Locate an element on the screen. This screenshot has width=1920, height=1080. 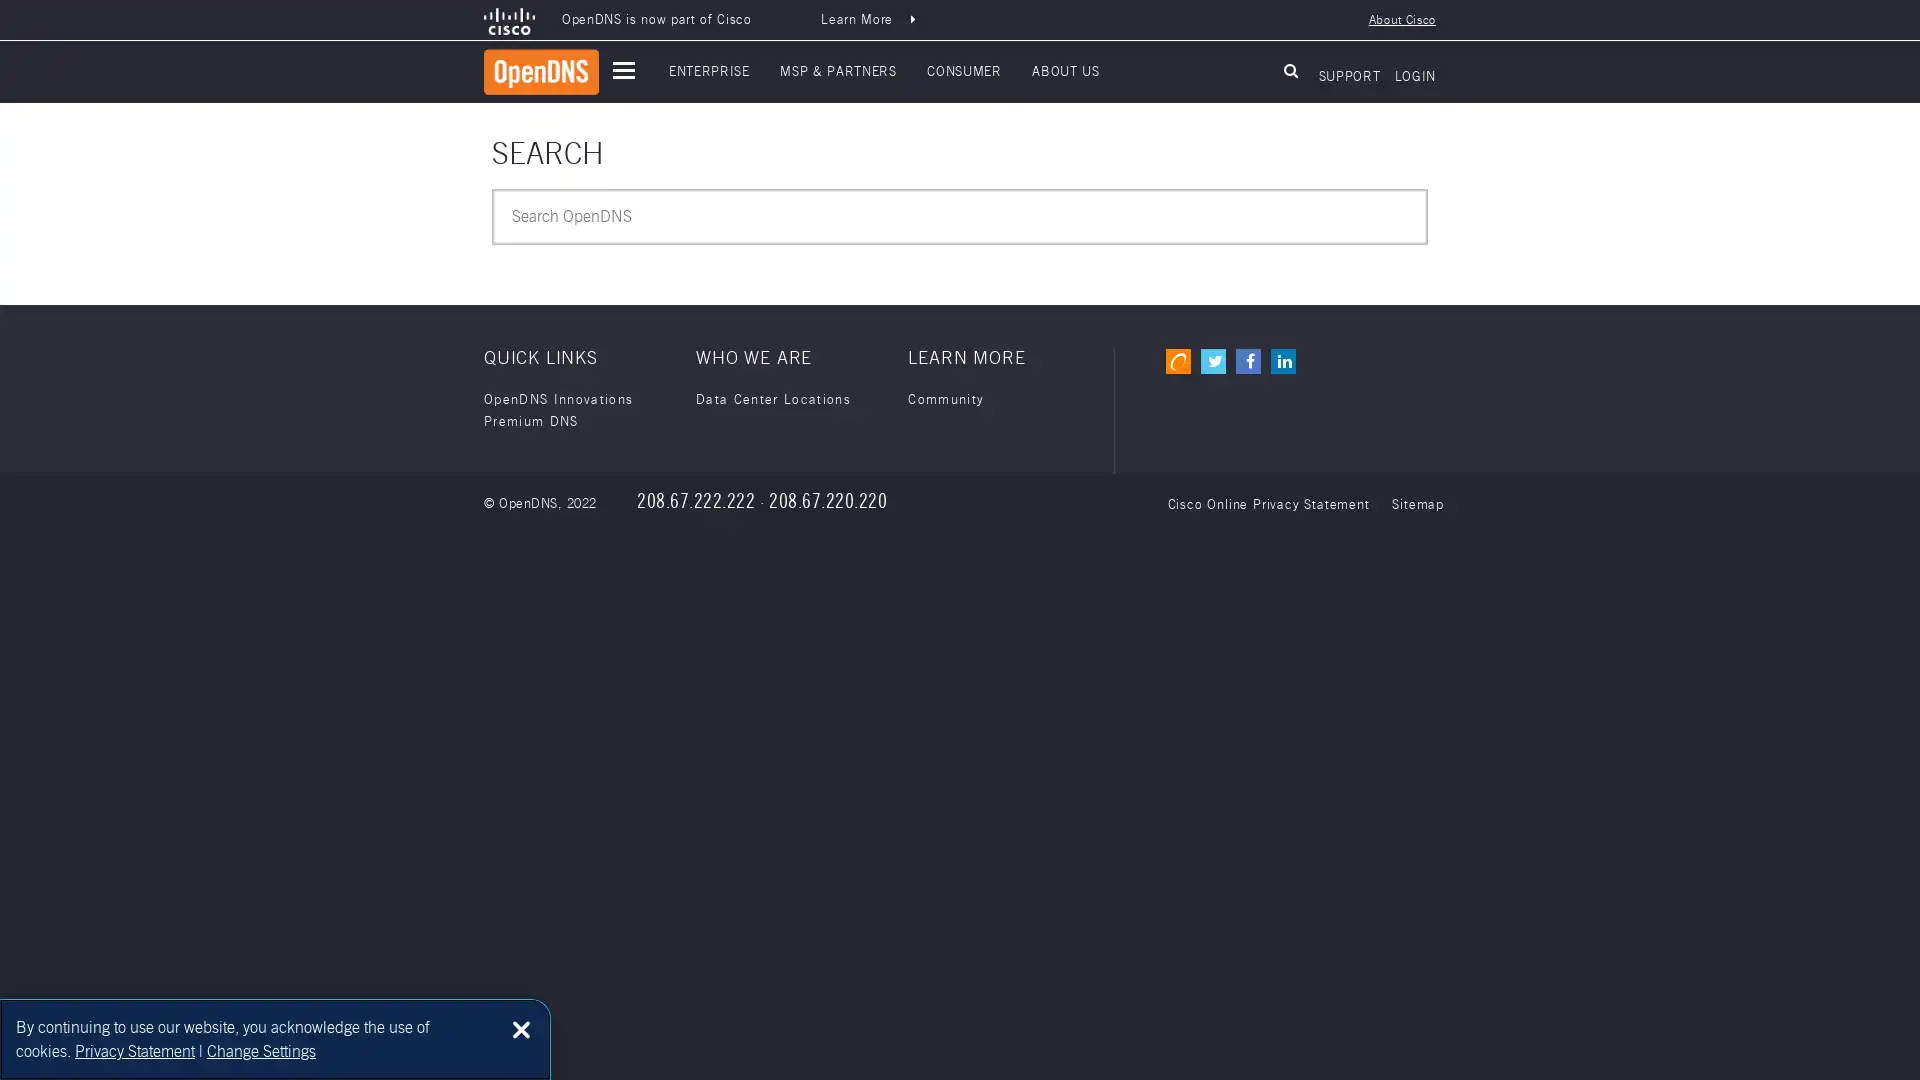
Back to top is located at coordinates (1861, 1005).